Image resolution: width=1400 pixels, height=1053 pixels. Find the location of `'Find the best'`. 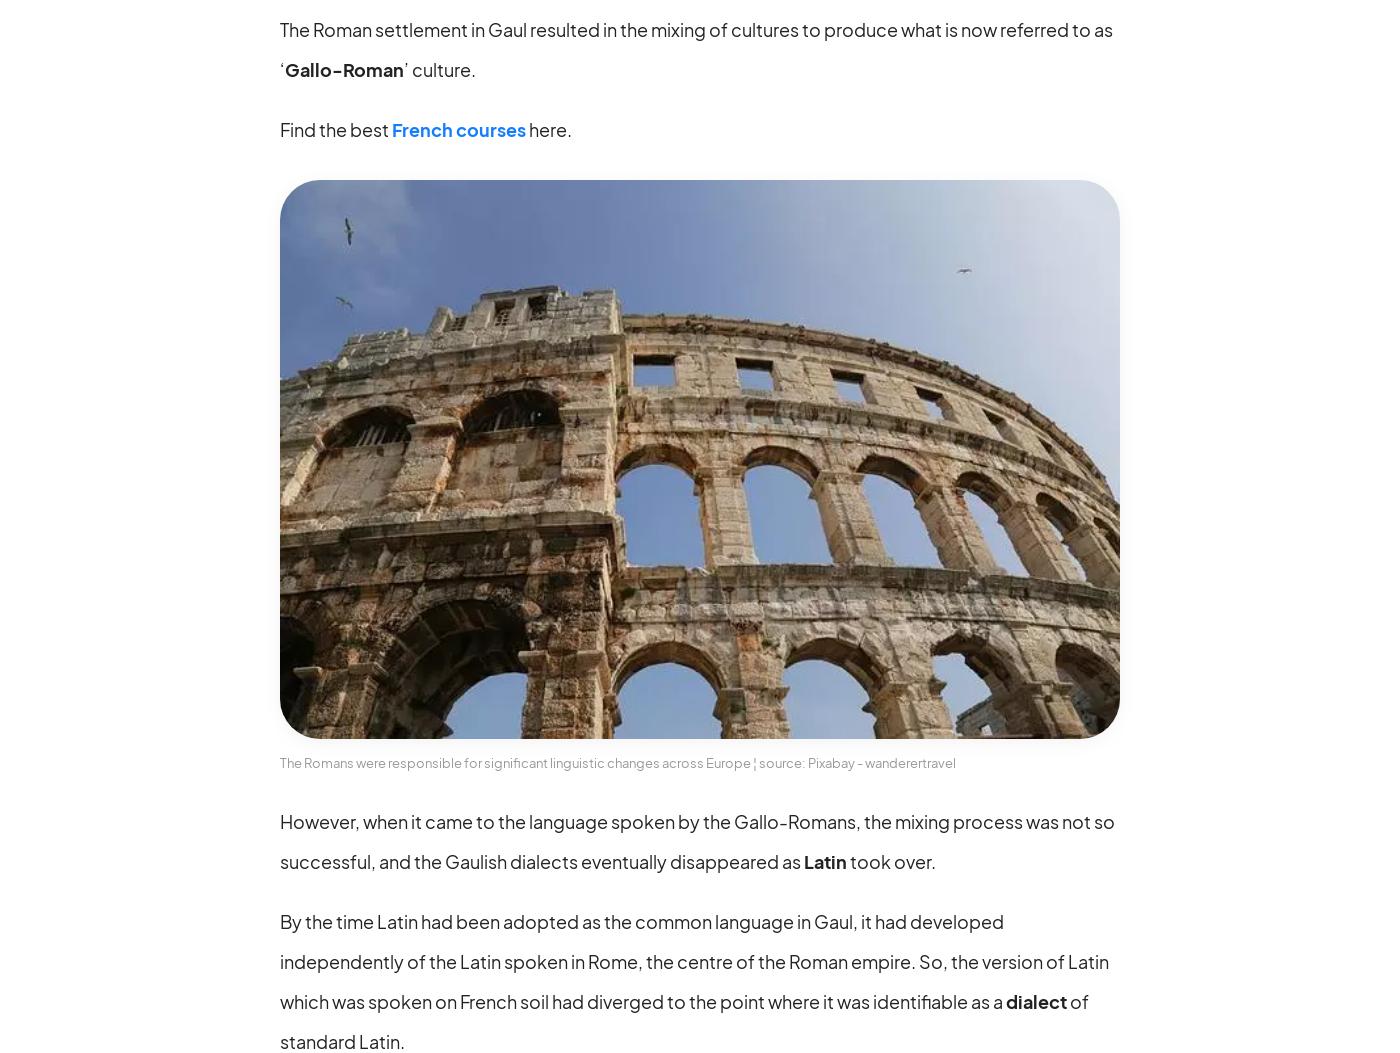

'Find the best' is located at coordinates (336, 128).